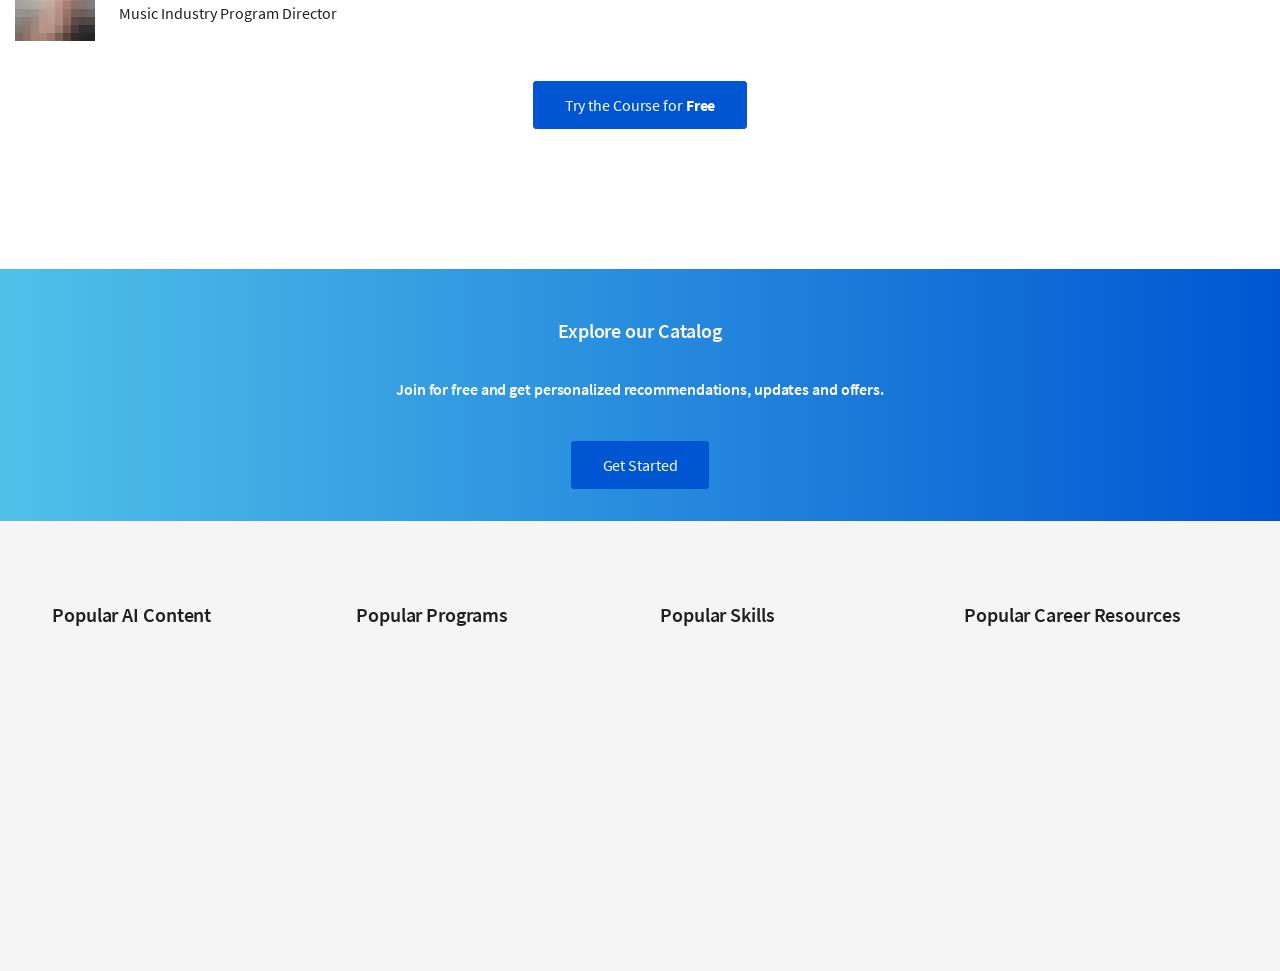  I want to click on 'Project Management Courses', so click(659, 890).